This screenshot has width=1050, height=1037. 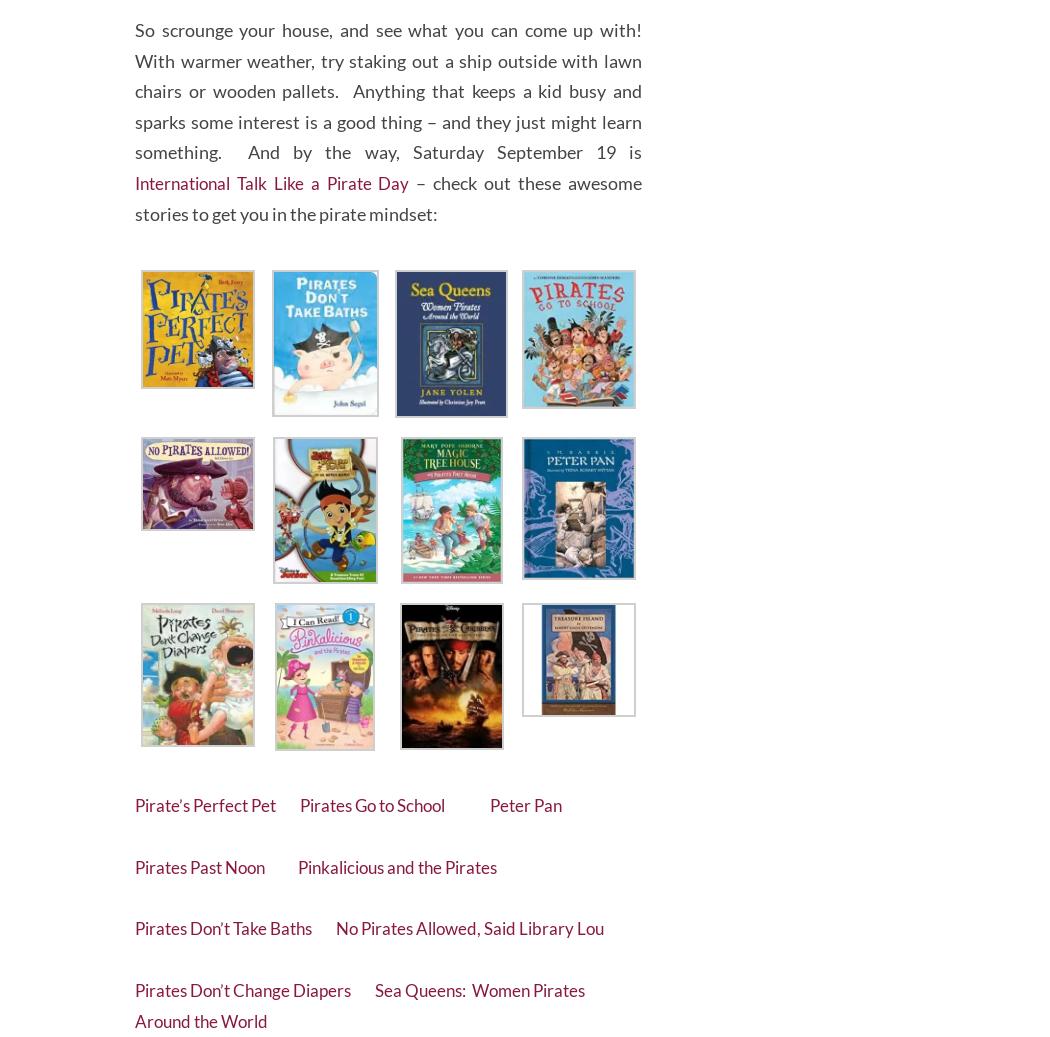 I want to click on 'No Pirates Allowed, Said Library Lou', so click(x=348, y=920).